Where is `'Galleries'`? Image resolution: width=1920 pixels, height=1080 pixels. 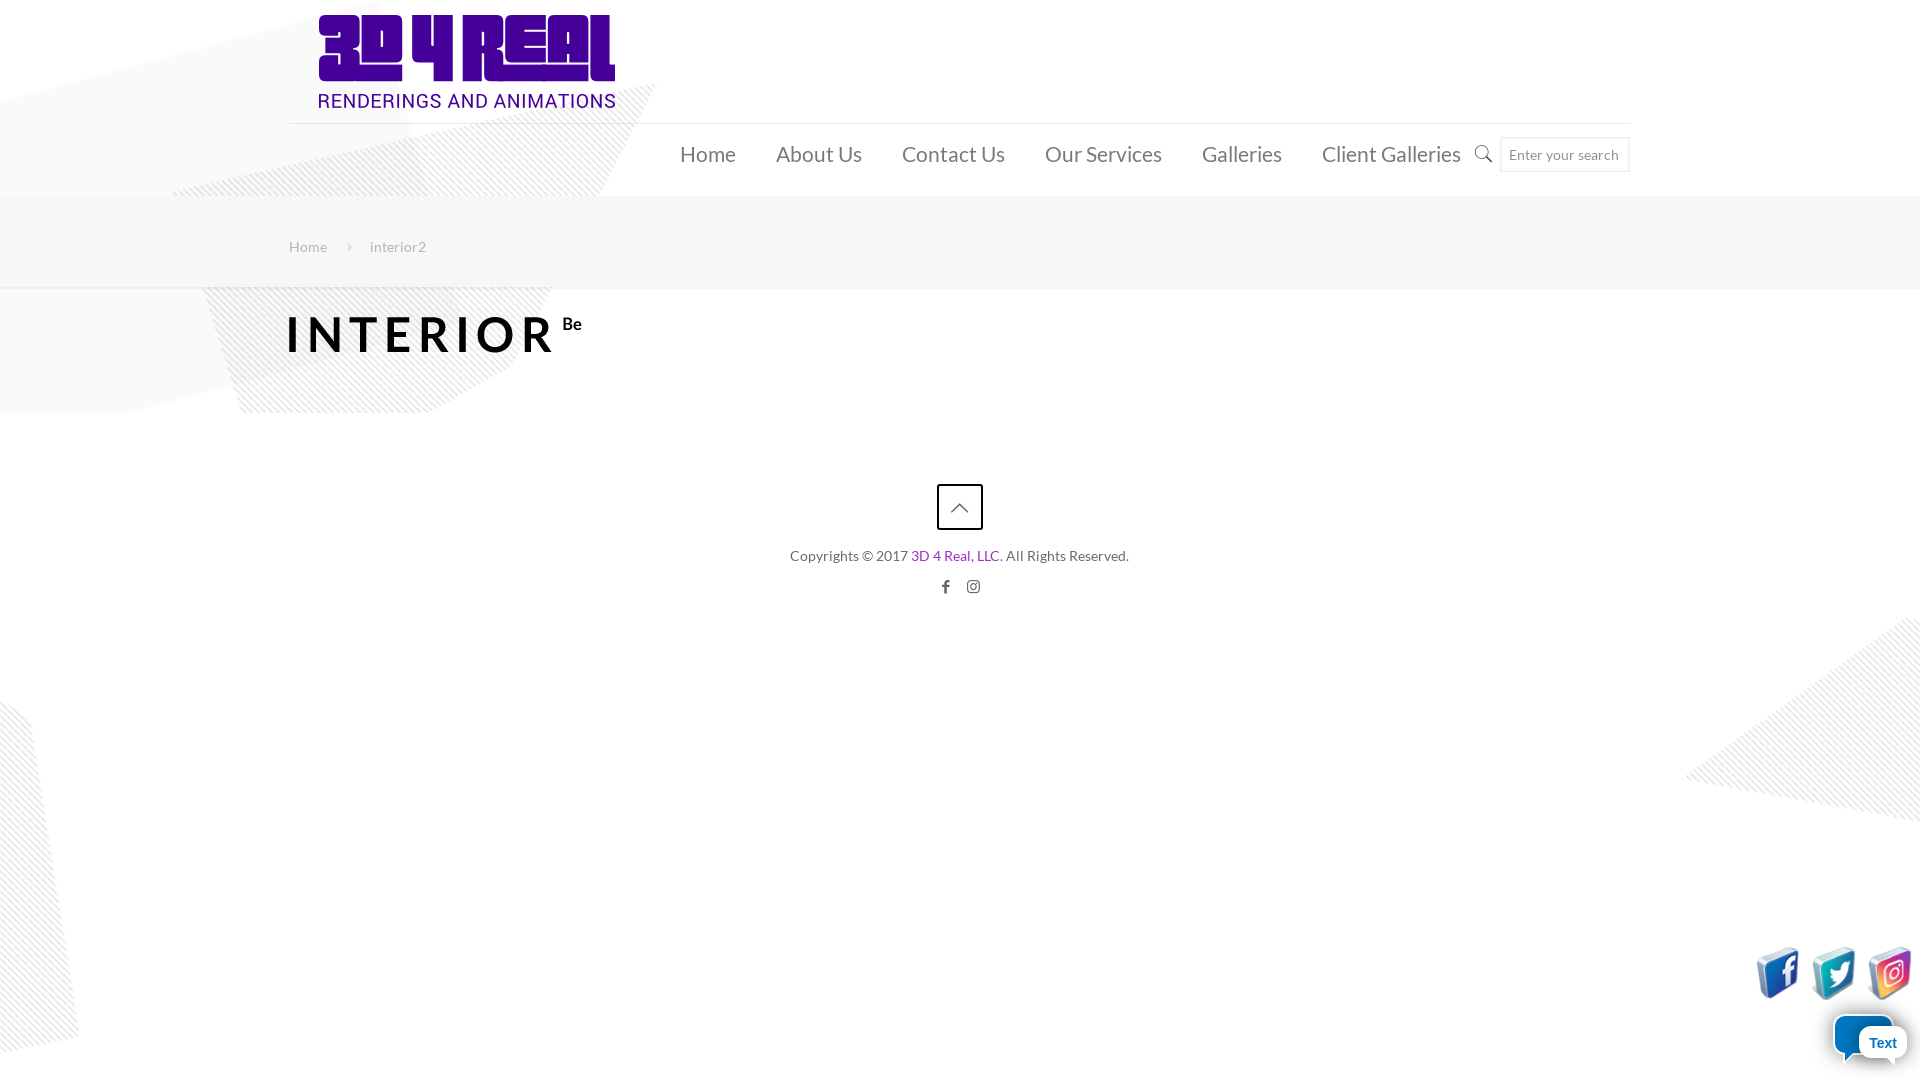 'Galleries' is located at coordinates (1241, 153).